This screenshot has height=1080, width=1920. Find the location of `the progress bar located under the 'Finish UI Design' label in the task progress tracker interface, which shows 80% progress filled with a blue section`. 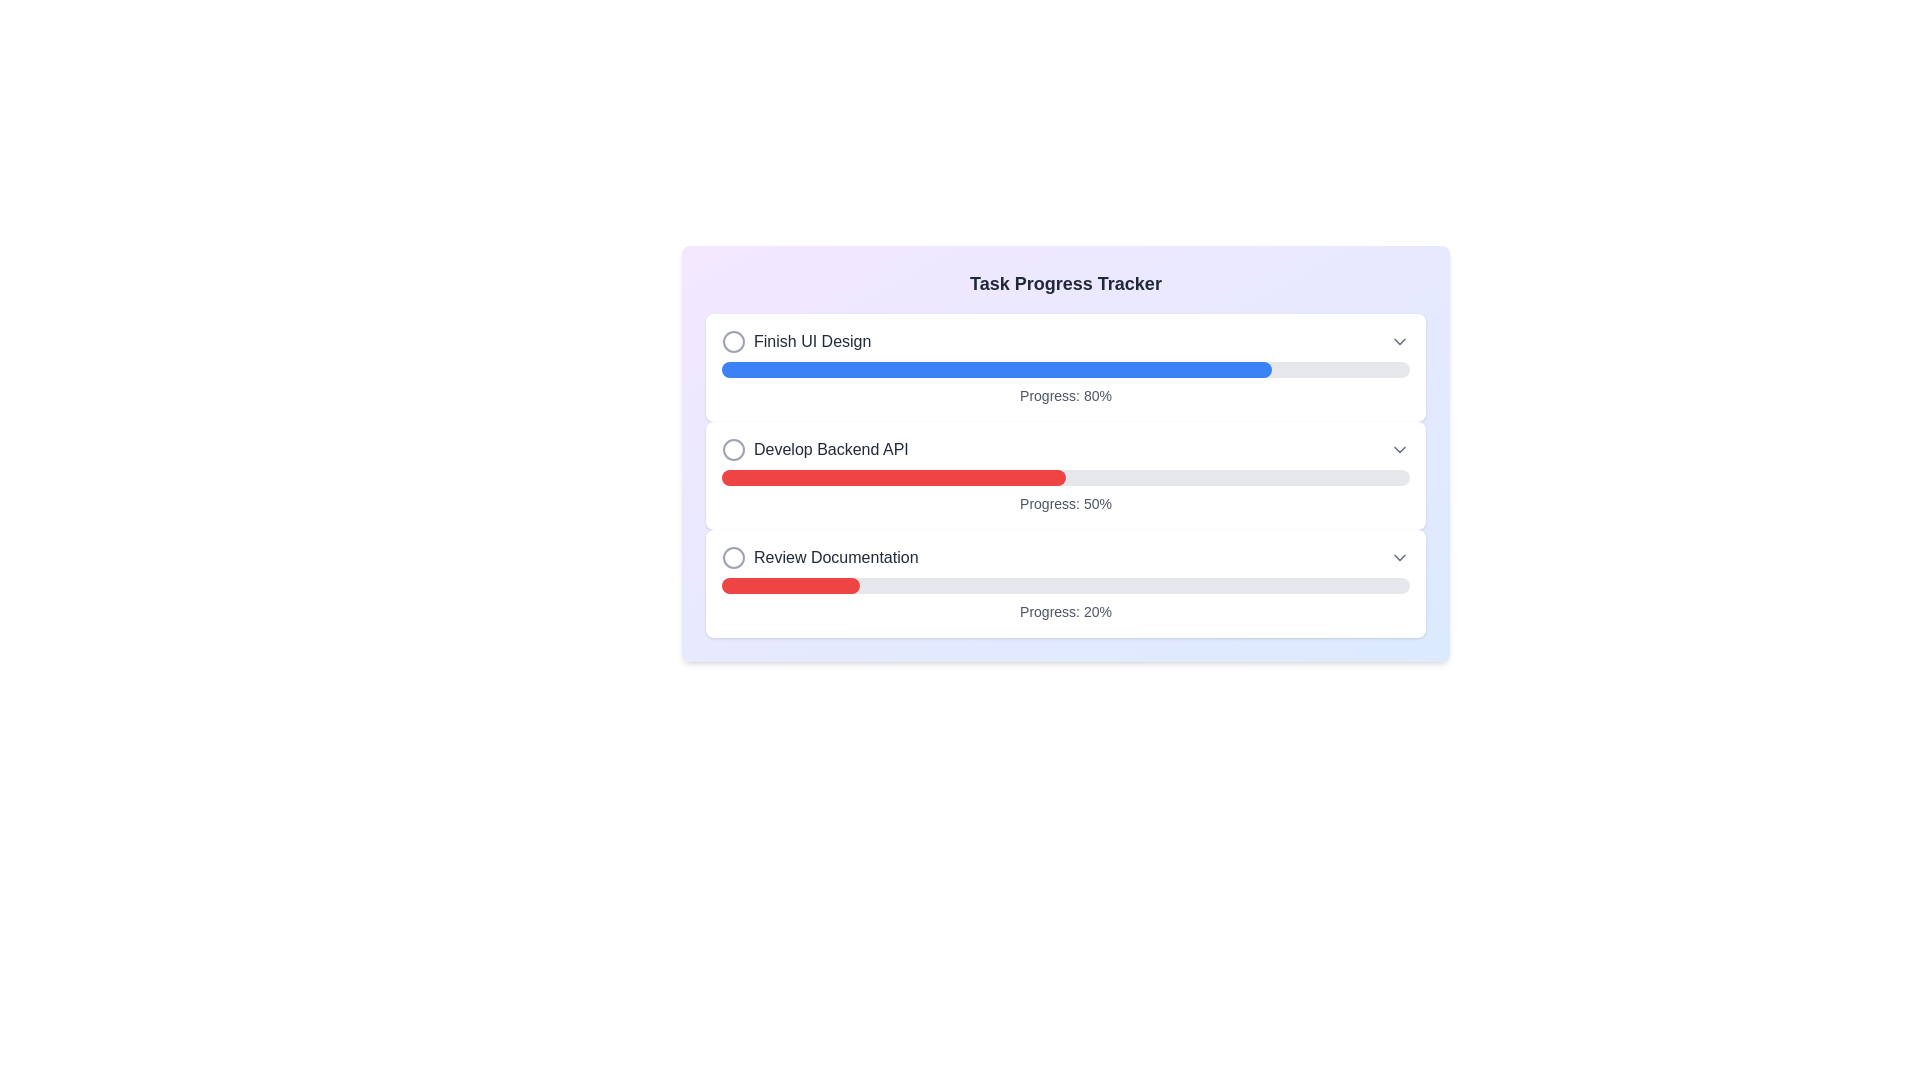

the progress bar located under the 'Finish UI Design' label in the task progress tracker interface, which shows 80% progress filled with a blue section is located at coordinates (1064, 370).